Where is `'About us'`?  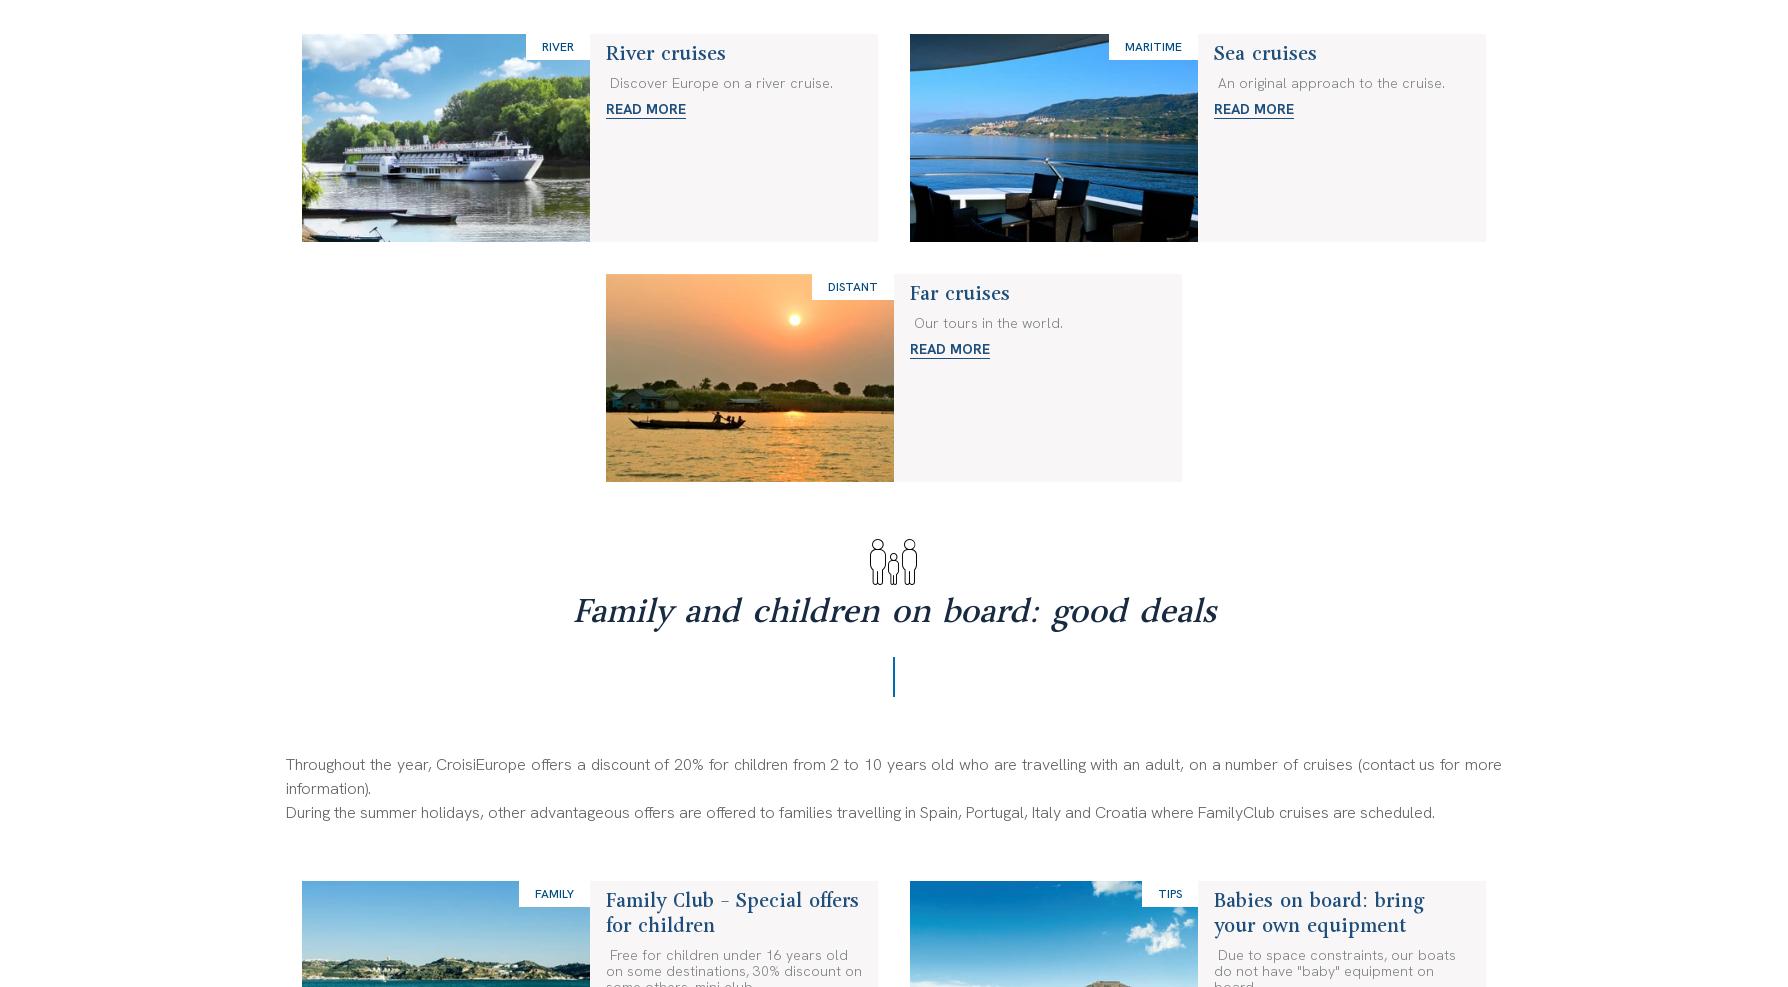
'About us' is located at coordinates (314, 67).